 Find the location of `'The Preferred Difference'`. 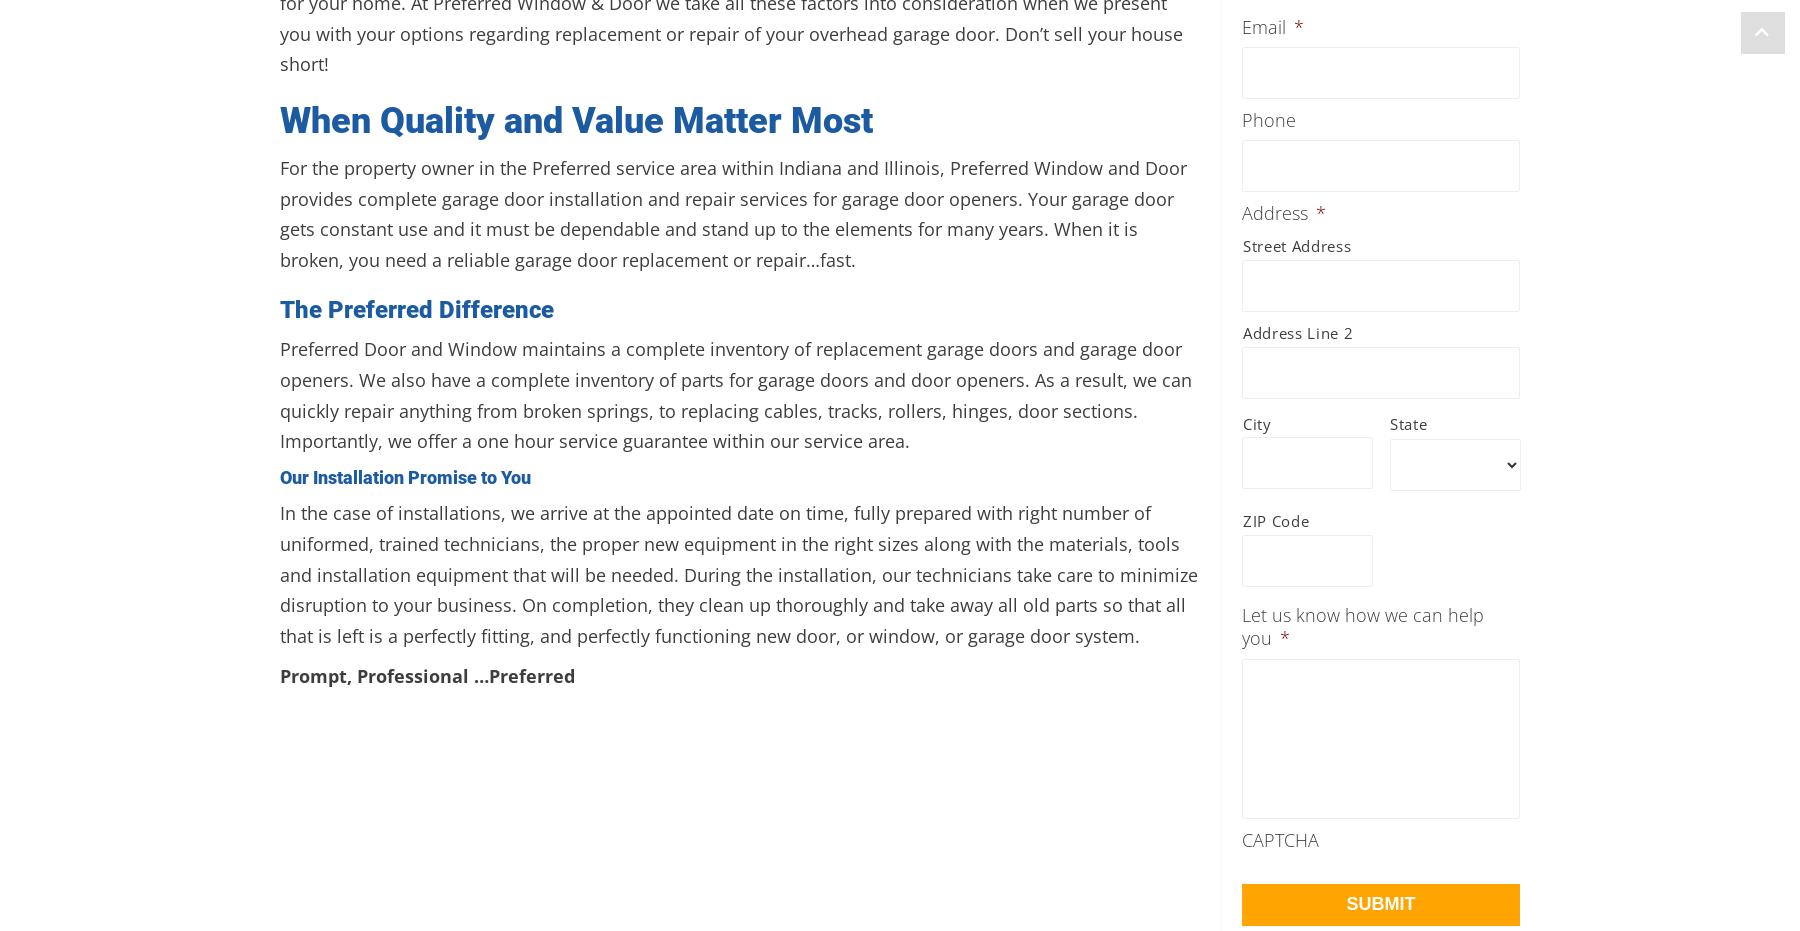

'The Preferred Difference' is located at coordinates (417, 307).